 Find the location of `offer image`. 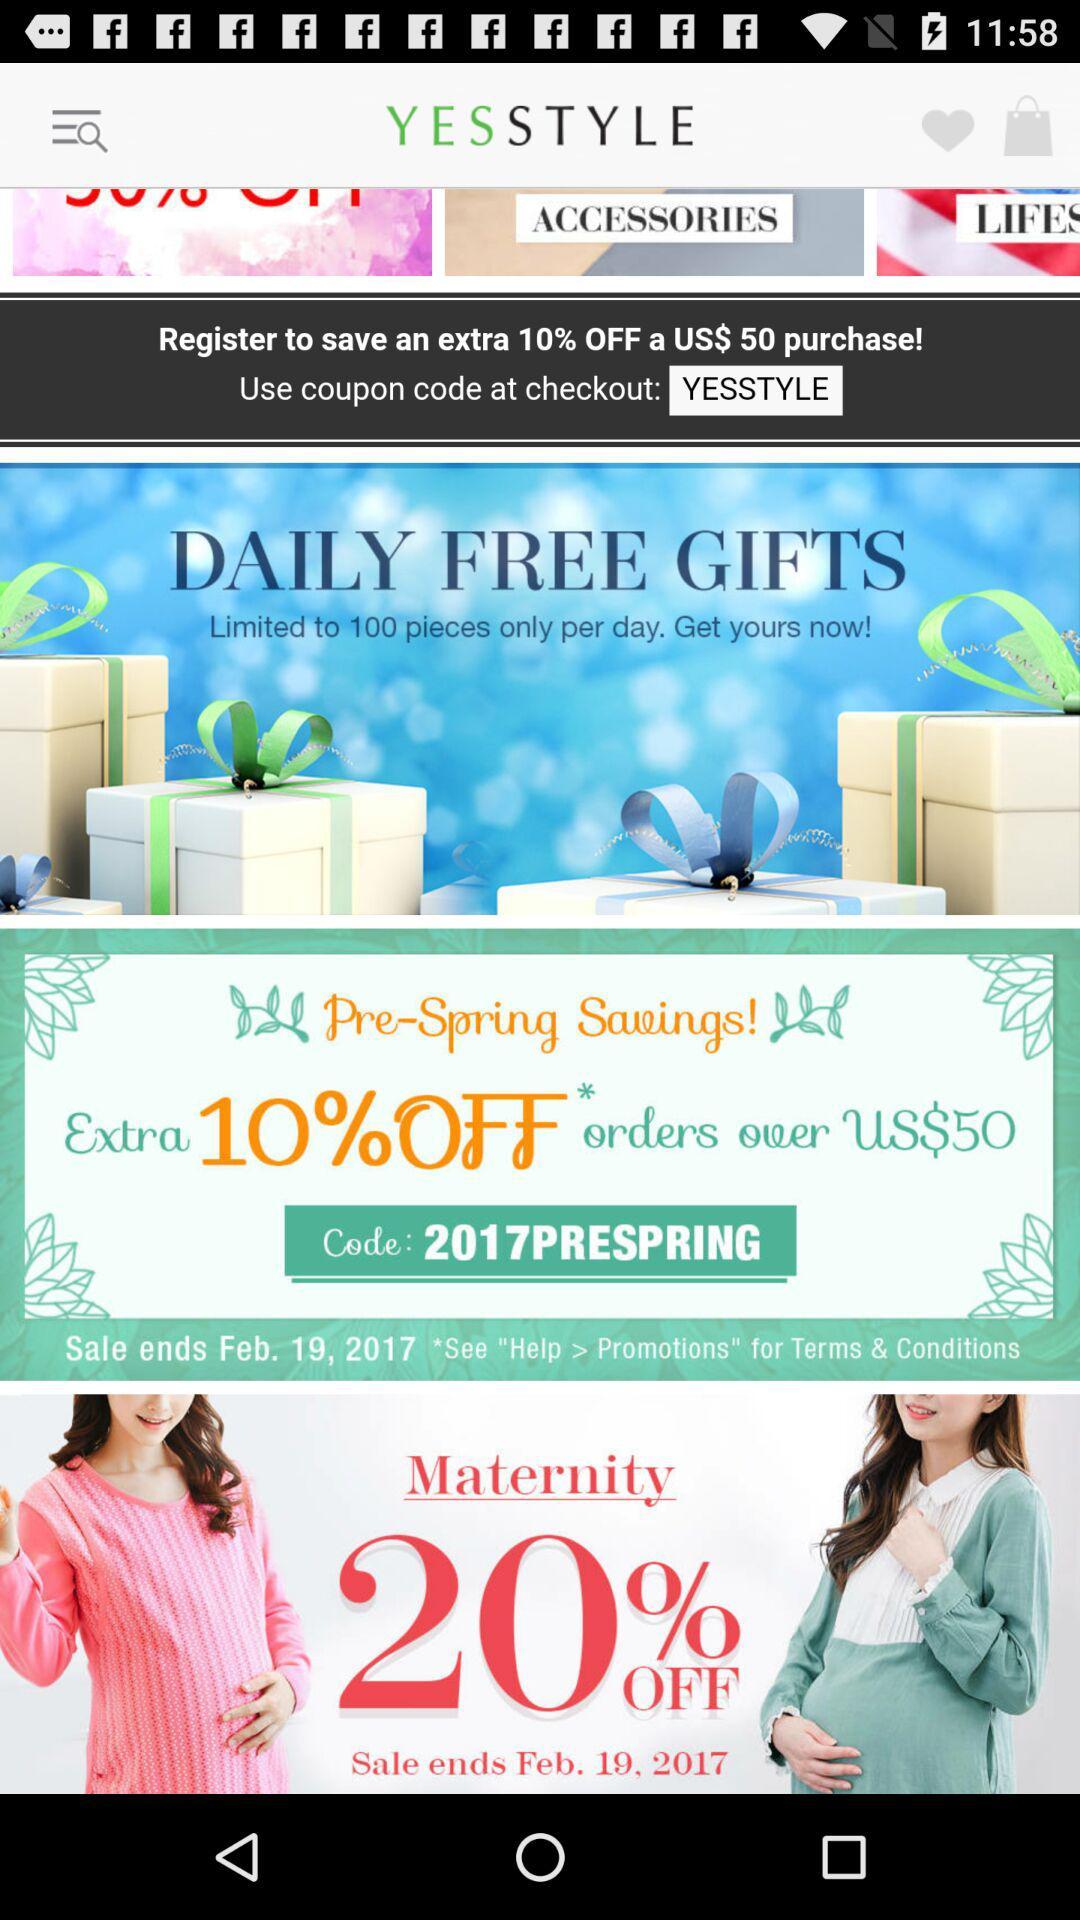

offer image is located at coordinates (216, 232).